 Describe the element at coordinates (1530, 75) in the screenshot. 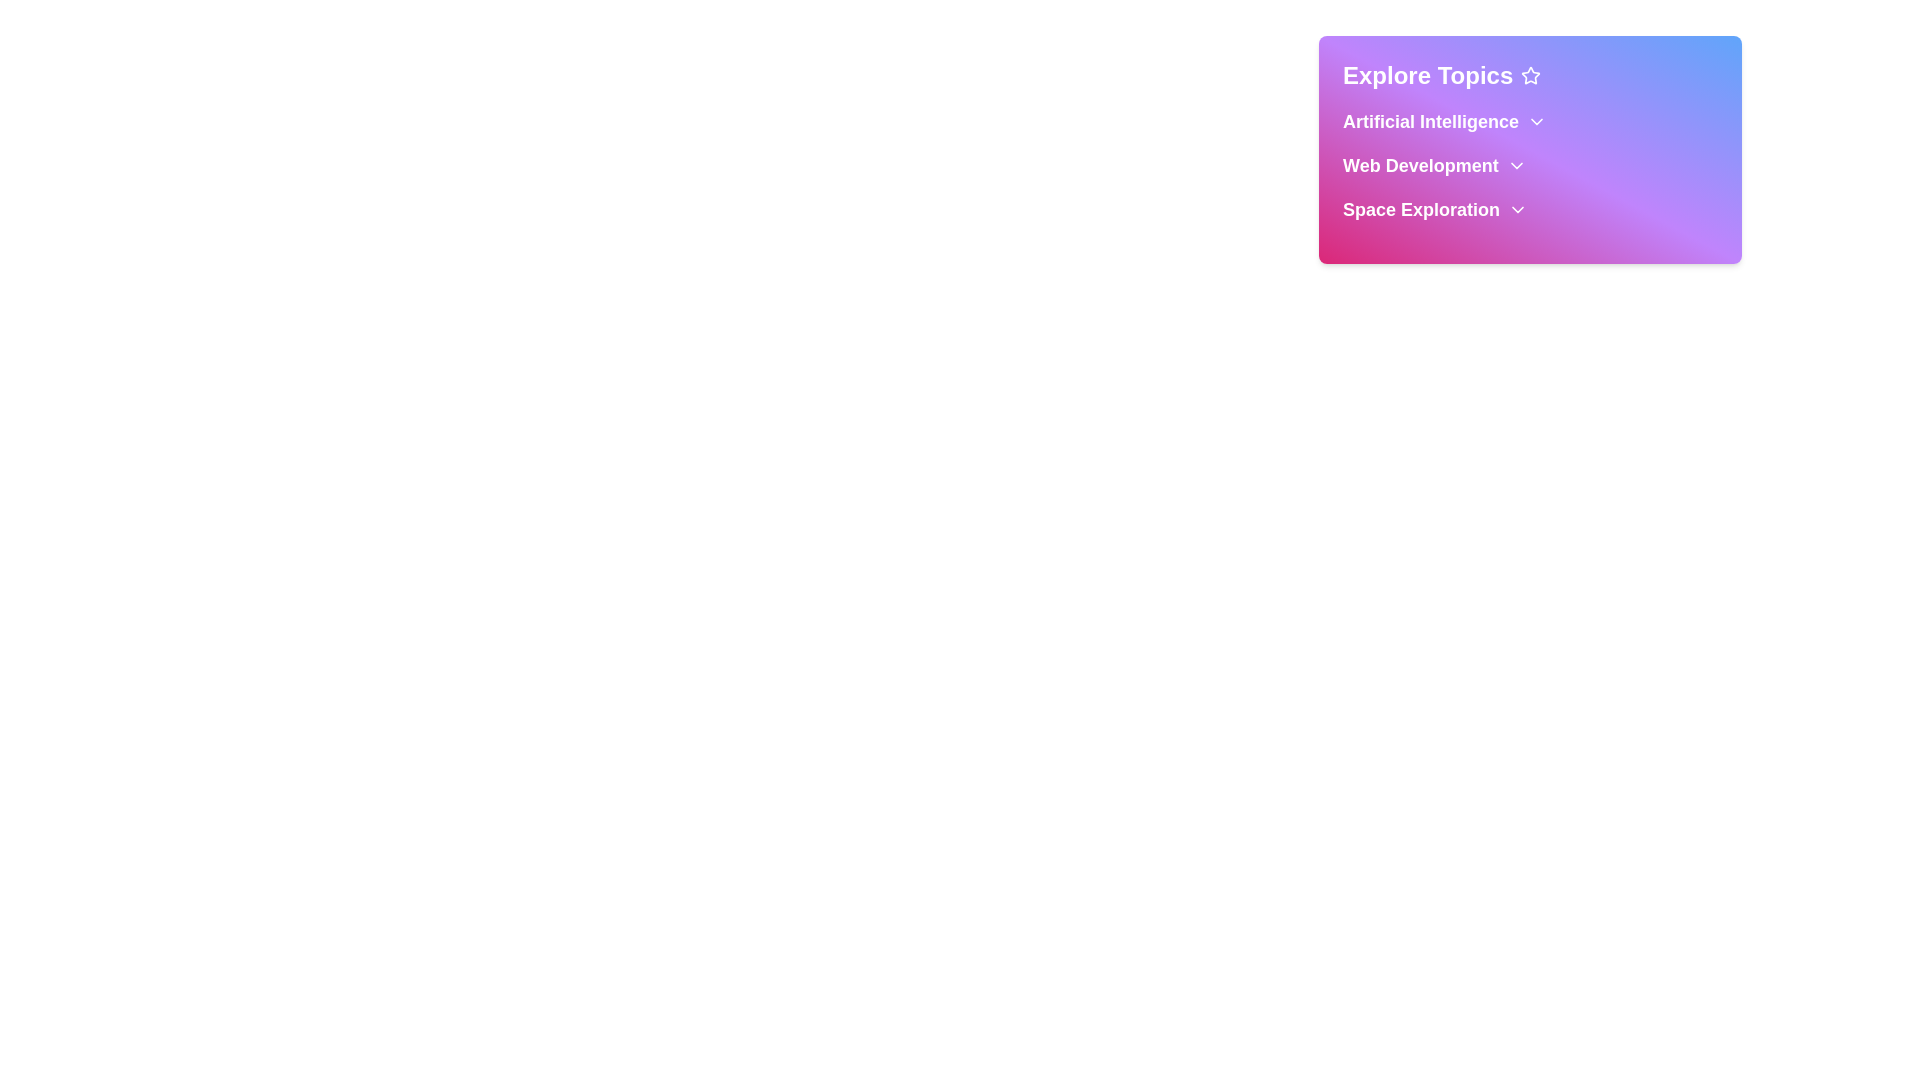

I see `the star icon located to the right of the text 'Explore Topics' at the top-left side of the component containing the topic categories` at that location.